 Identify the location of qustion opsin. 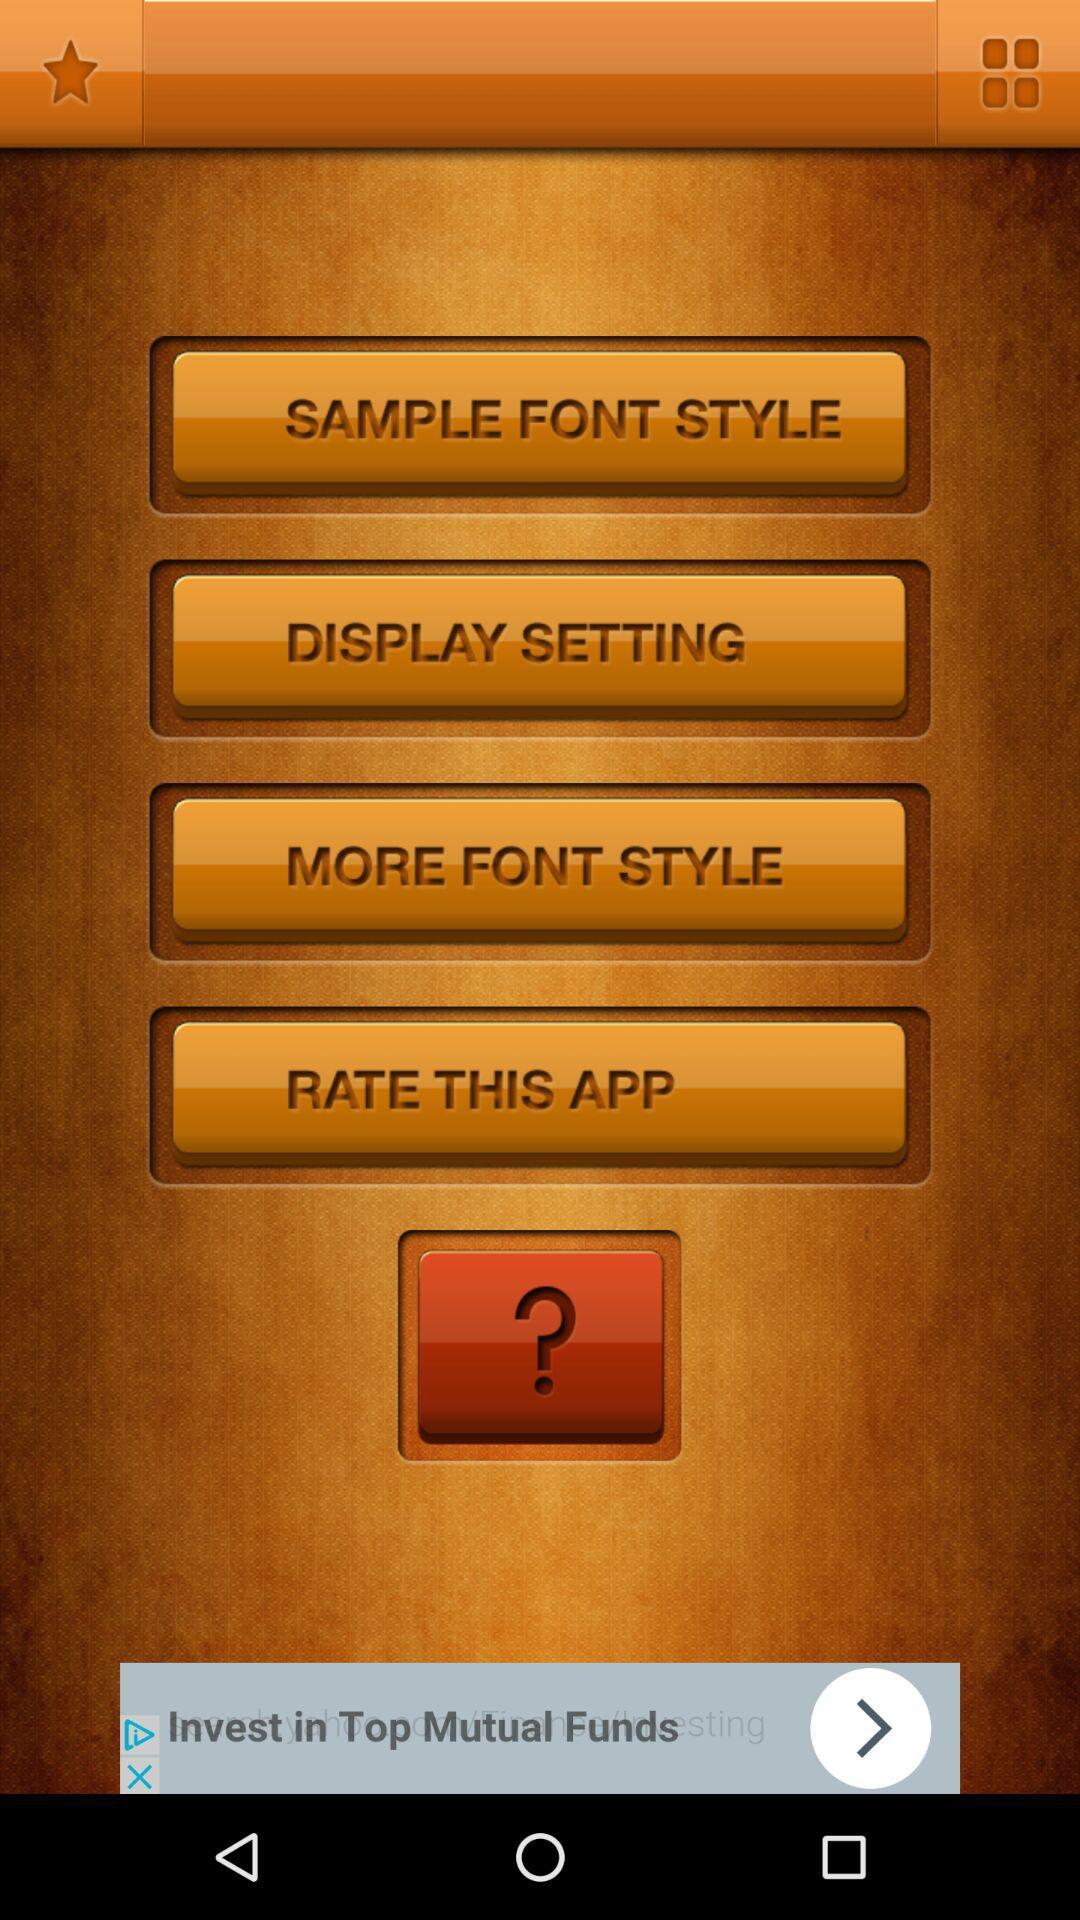
(538, 1348).